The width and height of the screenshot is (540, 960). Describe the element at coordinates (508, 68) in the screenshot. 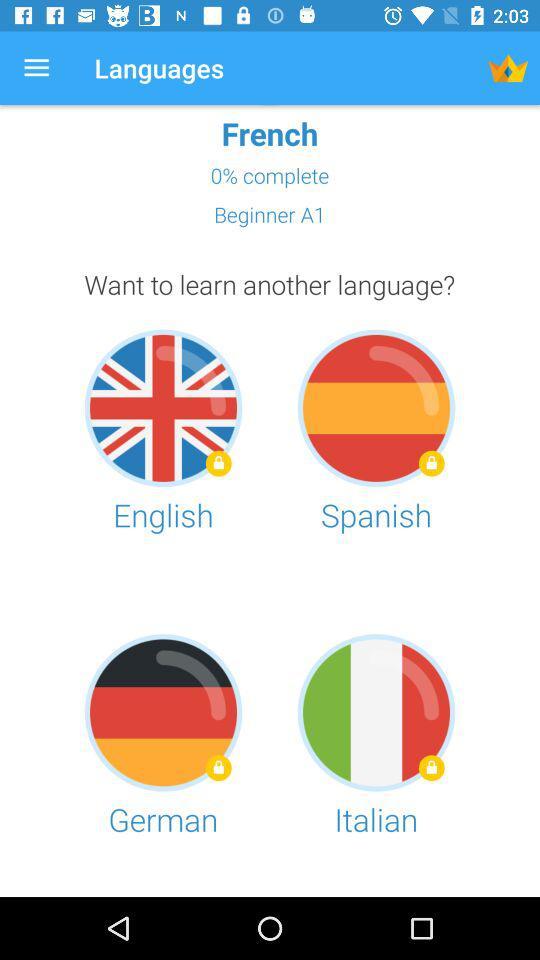

I see `the app to the right of the languages app` at that location.